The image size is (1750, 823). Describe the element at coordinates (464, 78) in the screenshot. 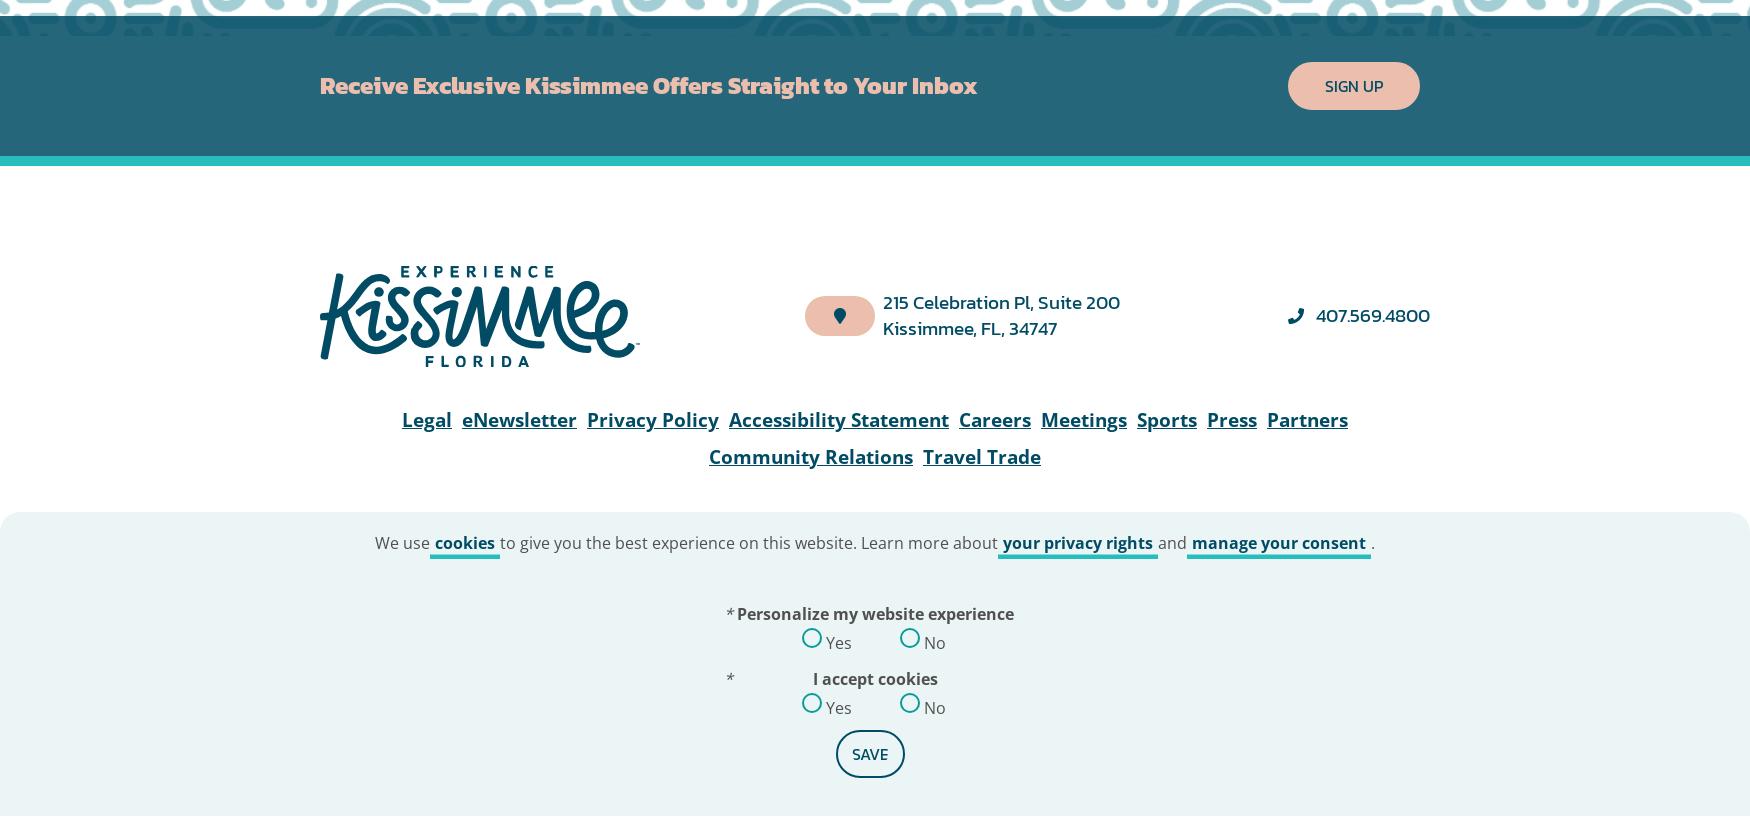

I see `'cookies'` at that location.